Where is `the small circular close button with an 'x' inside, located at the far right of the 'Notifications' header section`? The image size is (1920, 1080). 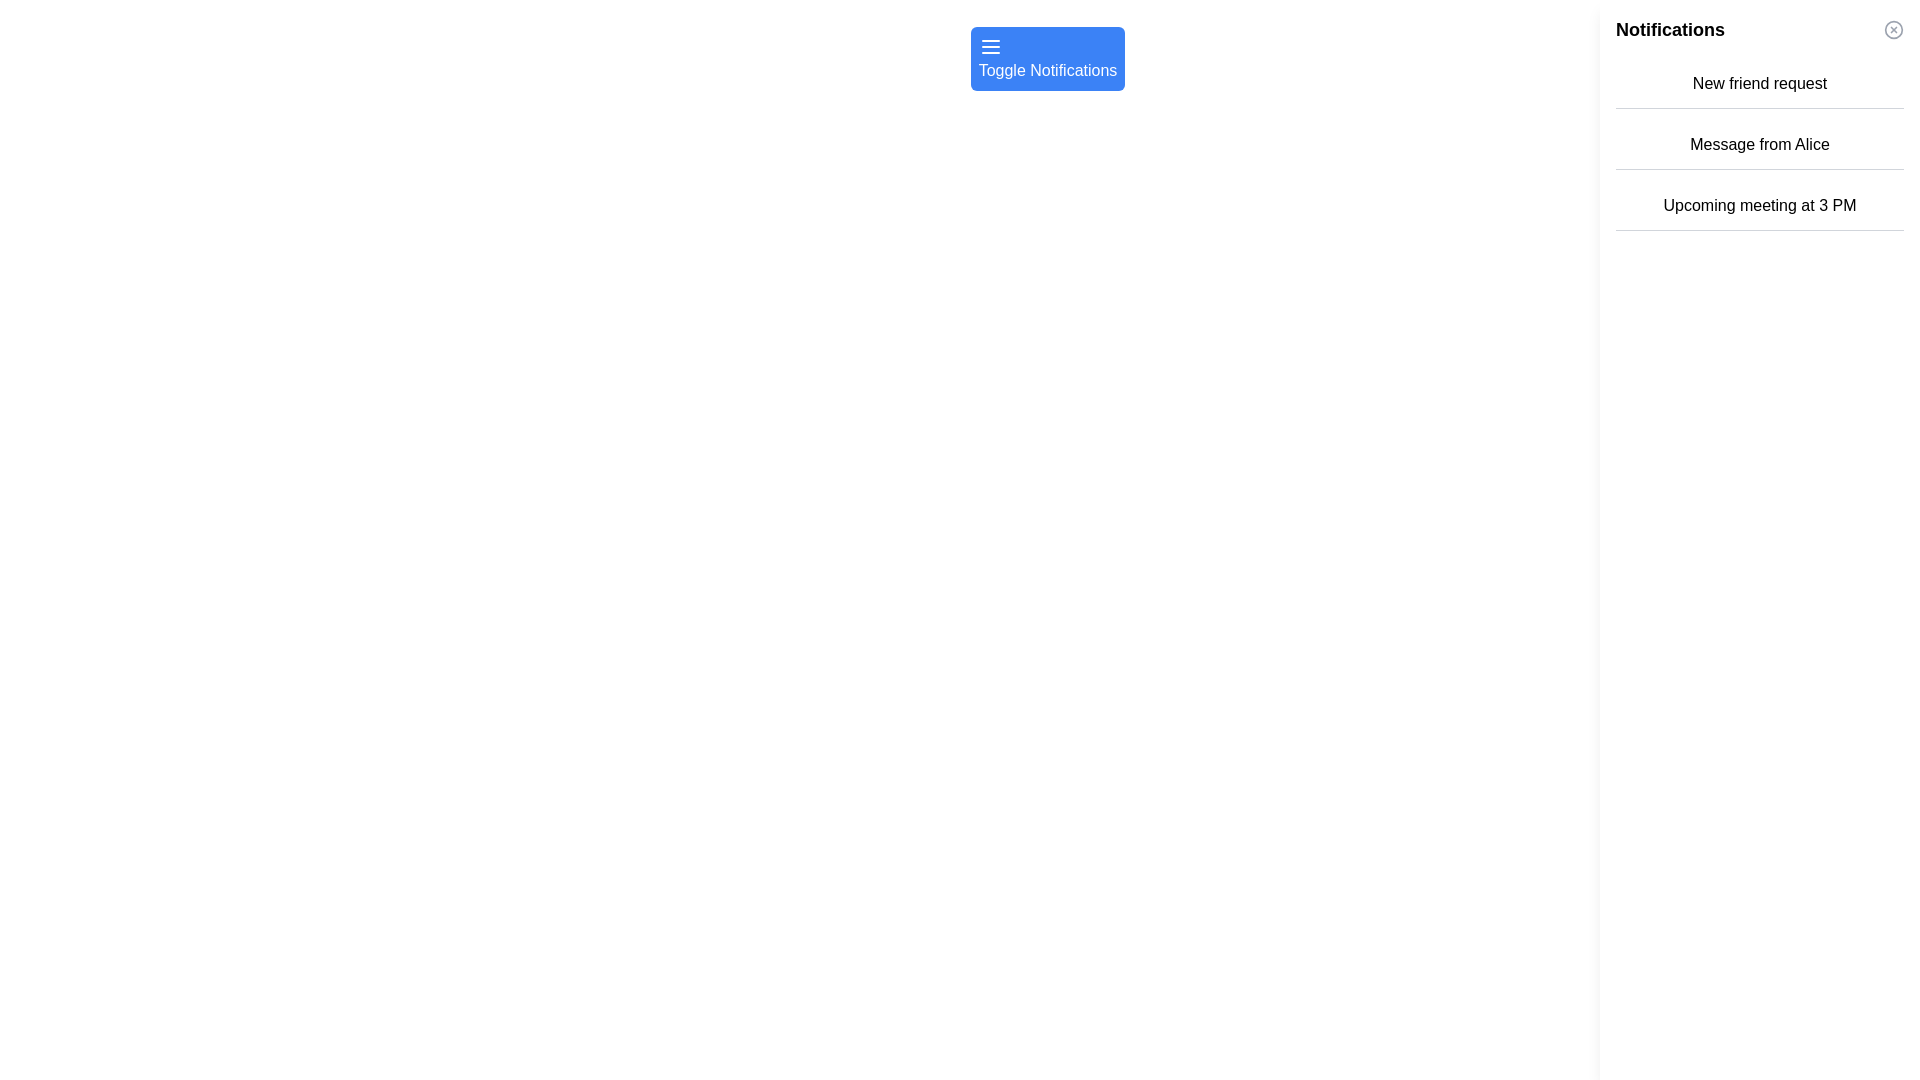
the small circular close button with an 'x' inside, located at the far right of the 'Notifications' header section is located at coordinates (1893, 30).